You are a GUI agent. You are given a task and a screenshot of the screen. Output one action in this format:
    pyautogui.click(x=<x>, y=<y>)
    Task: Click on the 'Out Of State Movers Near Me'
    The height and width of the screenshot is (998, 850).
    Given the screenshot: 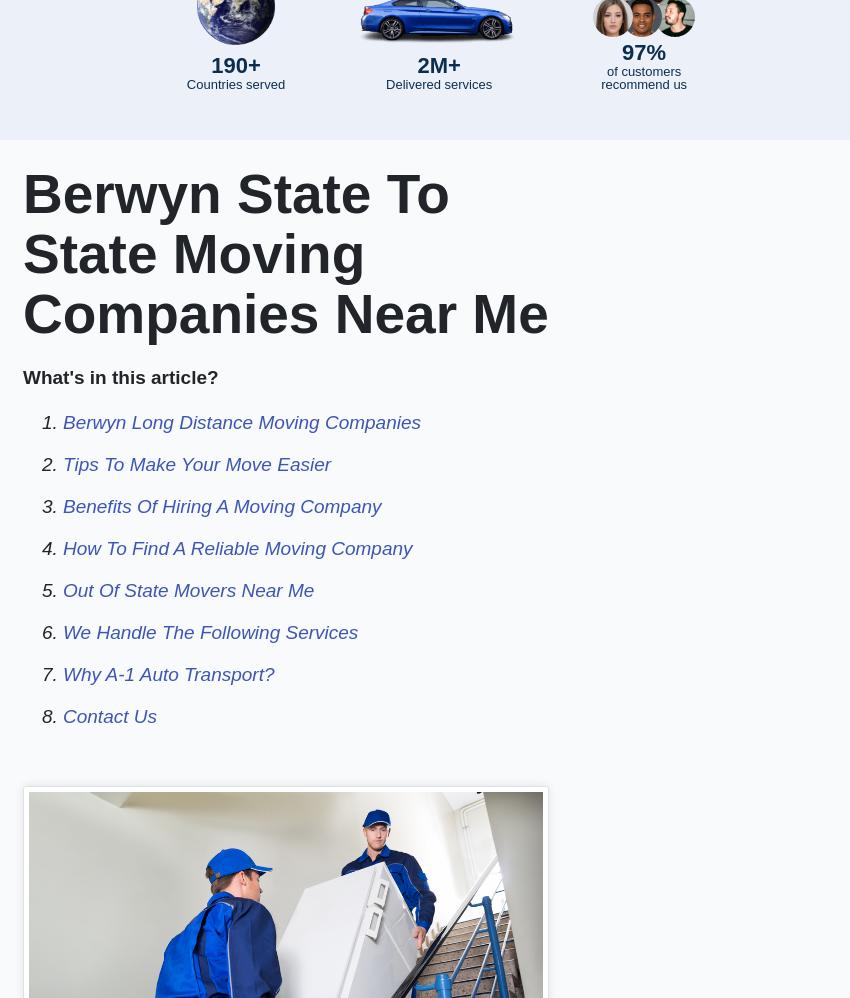 What is the action you would take?
    pyautogui.click(x=187, y=589)
    